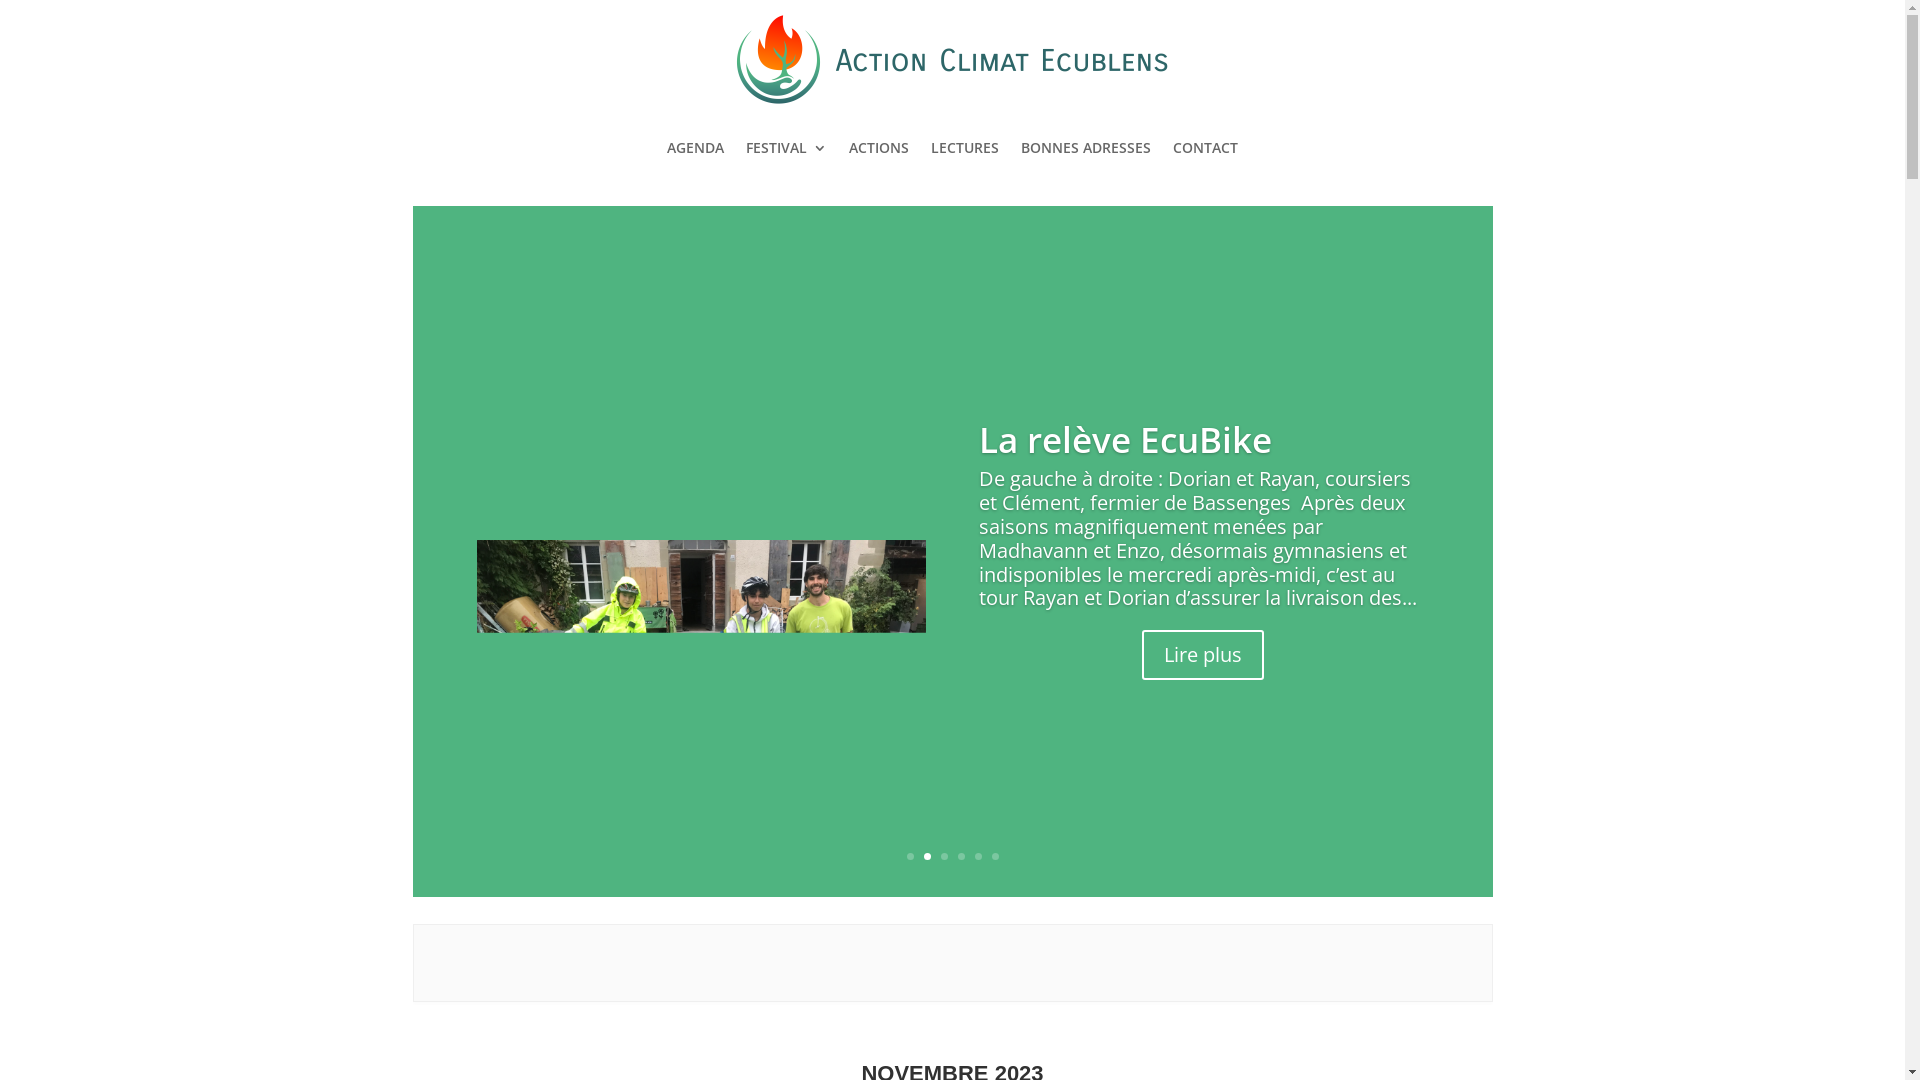  Describe the element at coordinates (926, 855) in the screenshot. I see `'2'` at that location.